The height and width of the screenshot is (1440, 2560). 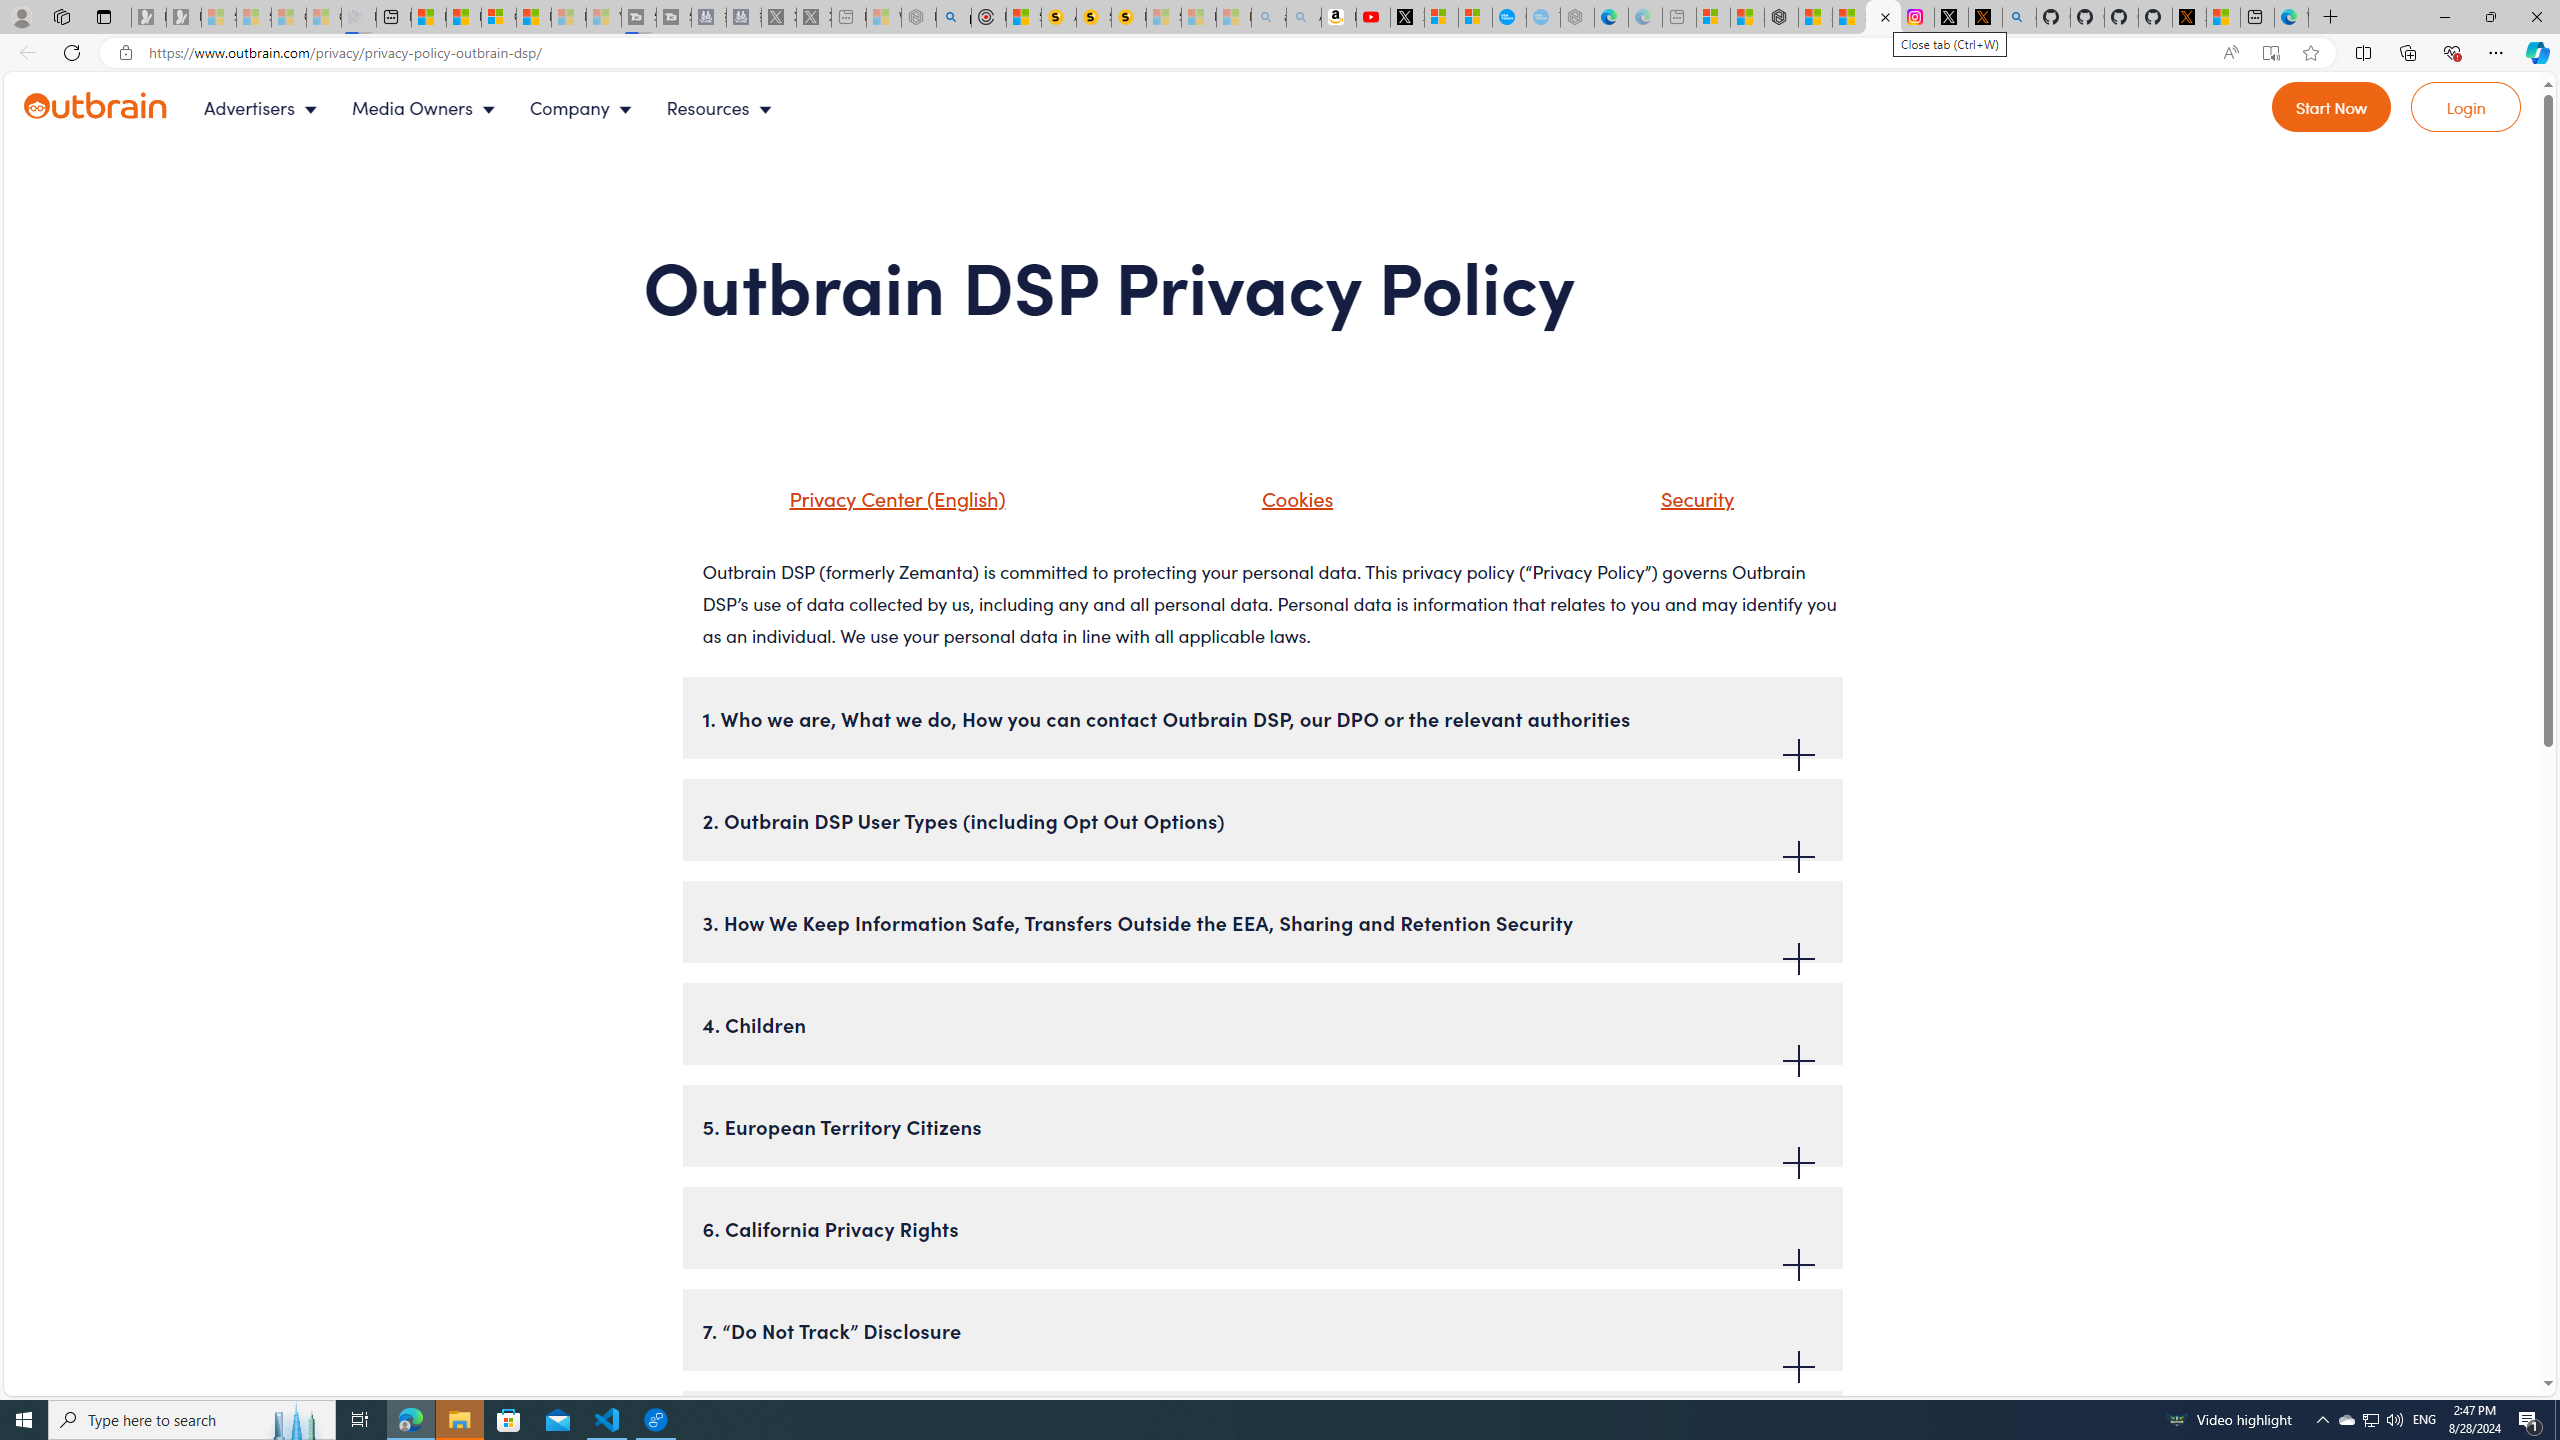 What do you see at coordinates (892, 497) in the screenshot?
I see `'Privacy Center (English)'` at bounding box center [892, 497].